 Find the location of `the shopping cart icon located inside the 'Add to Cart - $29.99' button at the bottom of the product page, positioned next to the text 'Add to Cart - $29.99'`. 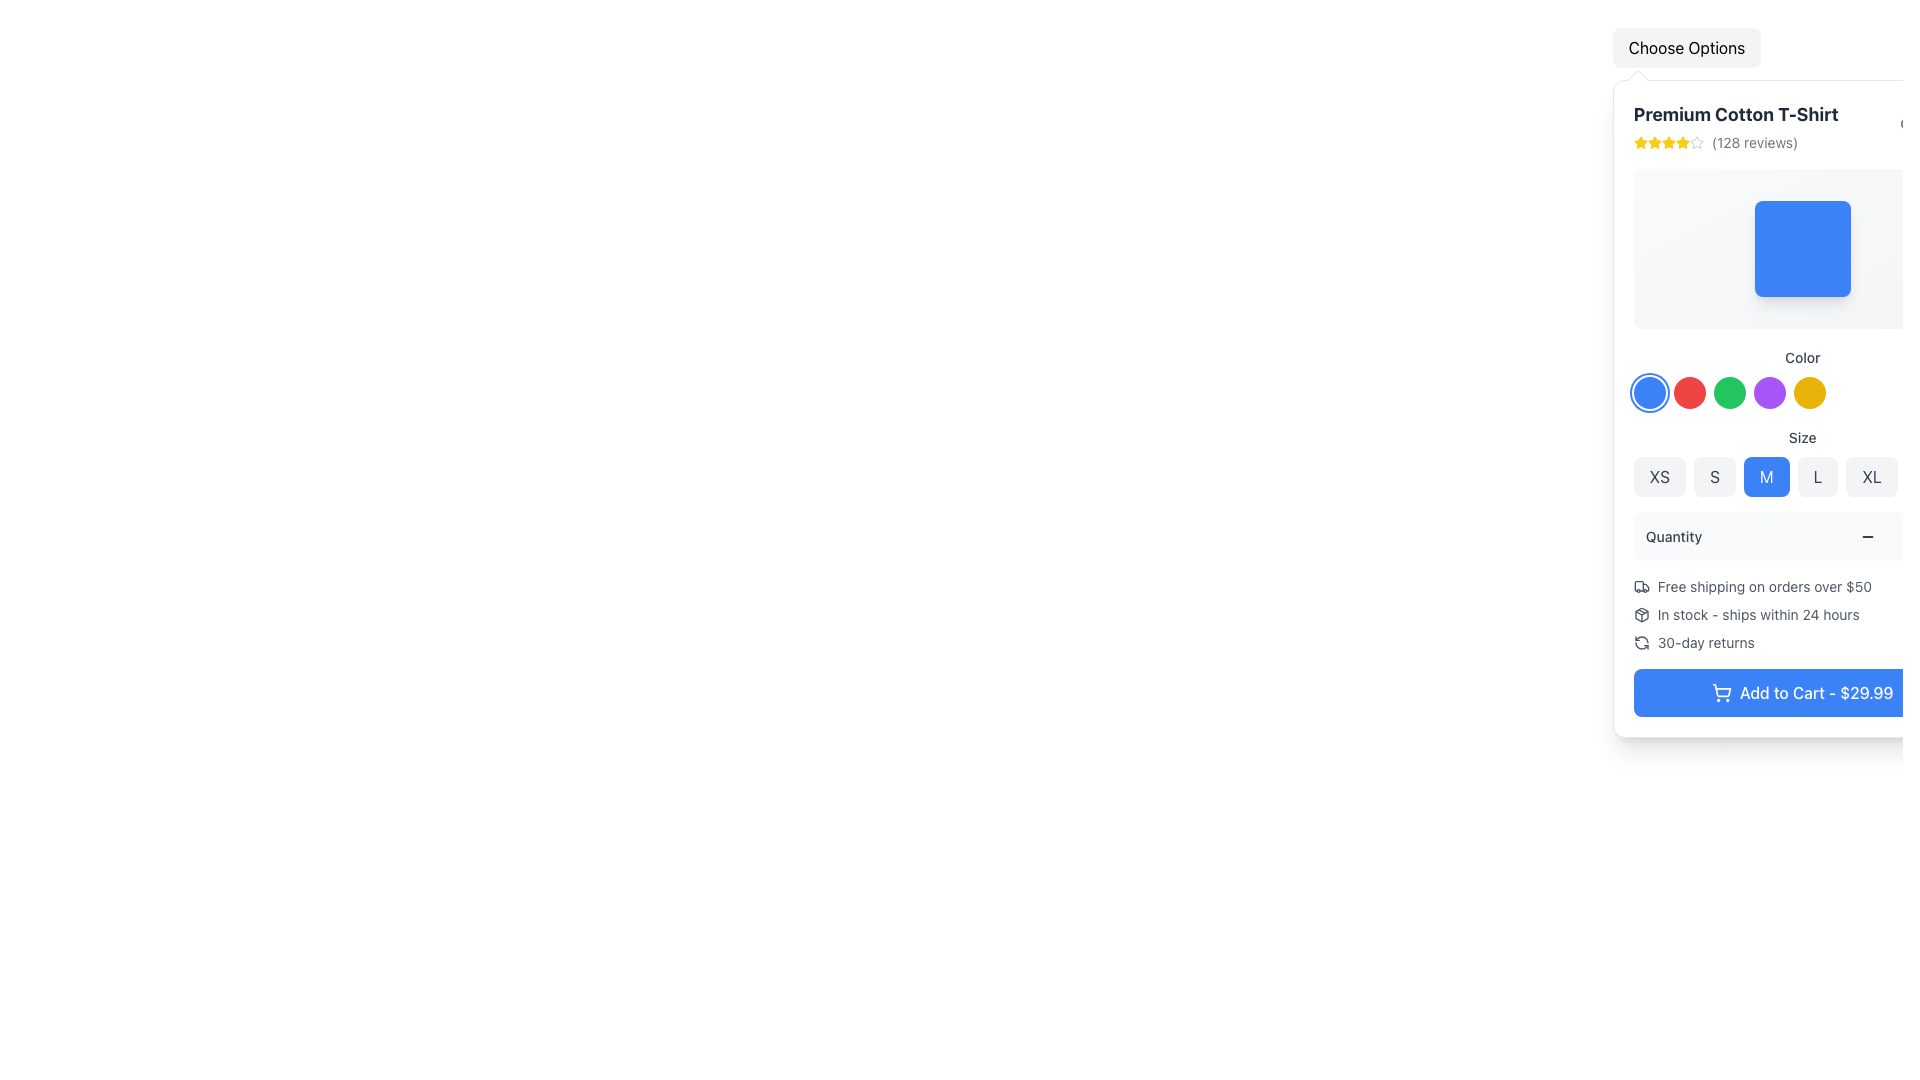

the shopping cart icon located inside the 'Add to Cart - $29.99' button at the bottom of the product page, positioned next to the text 'Add to Cart - $29.99' is located at coordinates (1721, 692).